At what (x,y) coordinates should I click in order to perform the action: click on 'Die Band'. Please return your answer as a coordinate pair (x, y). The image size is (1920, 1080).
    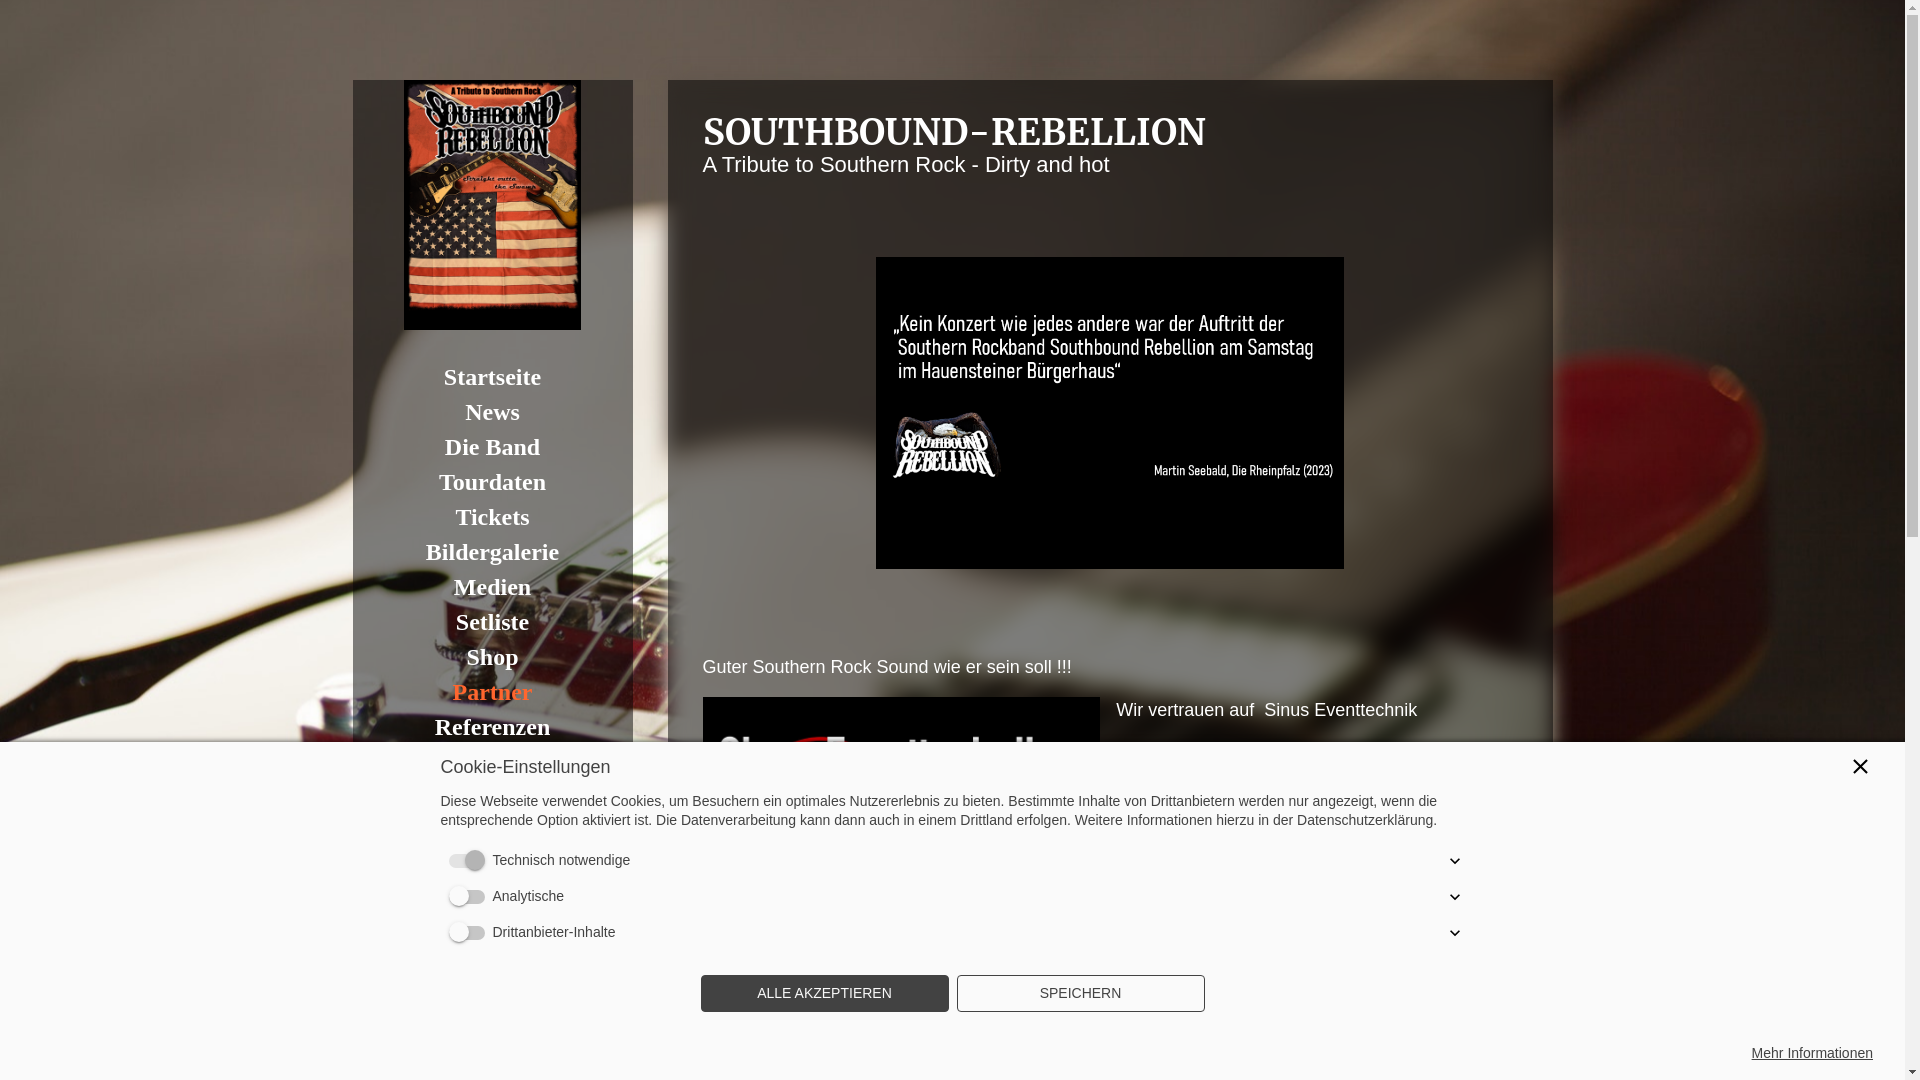
    Looking at the image, I should click on (491, 446).